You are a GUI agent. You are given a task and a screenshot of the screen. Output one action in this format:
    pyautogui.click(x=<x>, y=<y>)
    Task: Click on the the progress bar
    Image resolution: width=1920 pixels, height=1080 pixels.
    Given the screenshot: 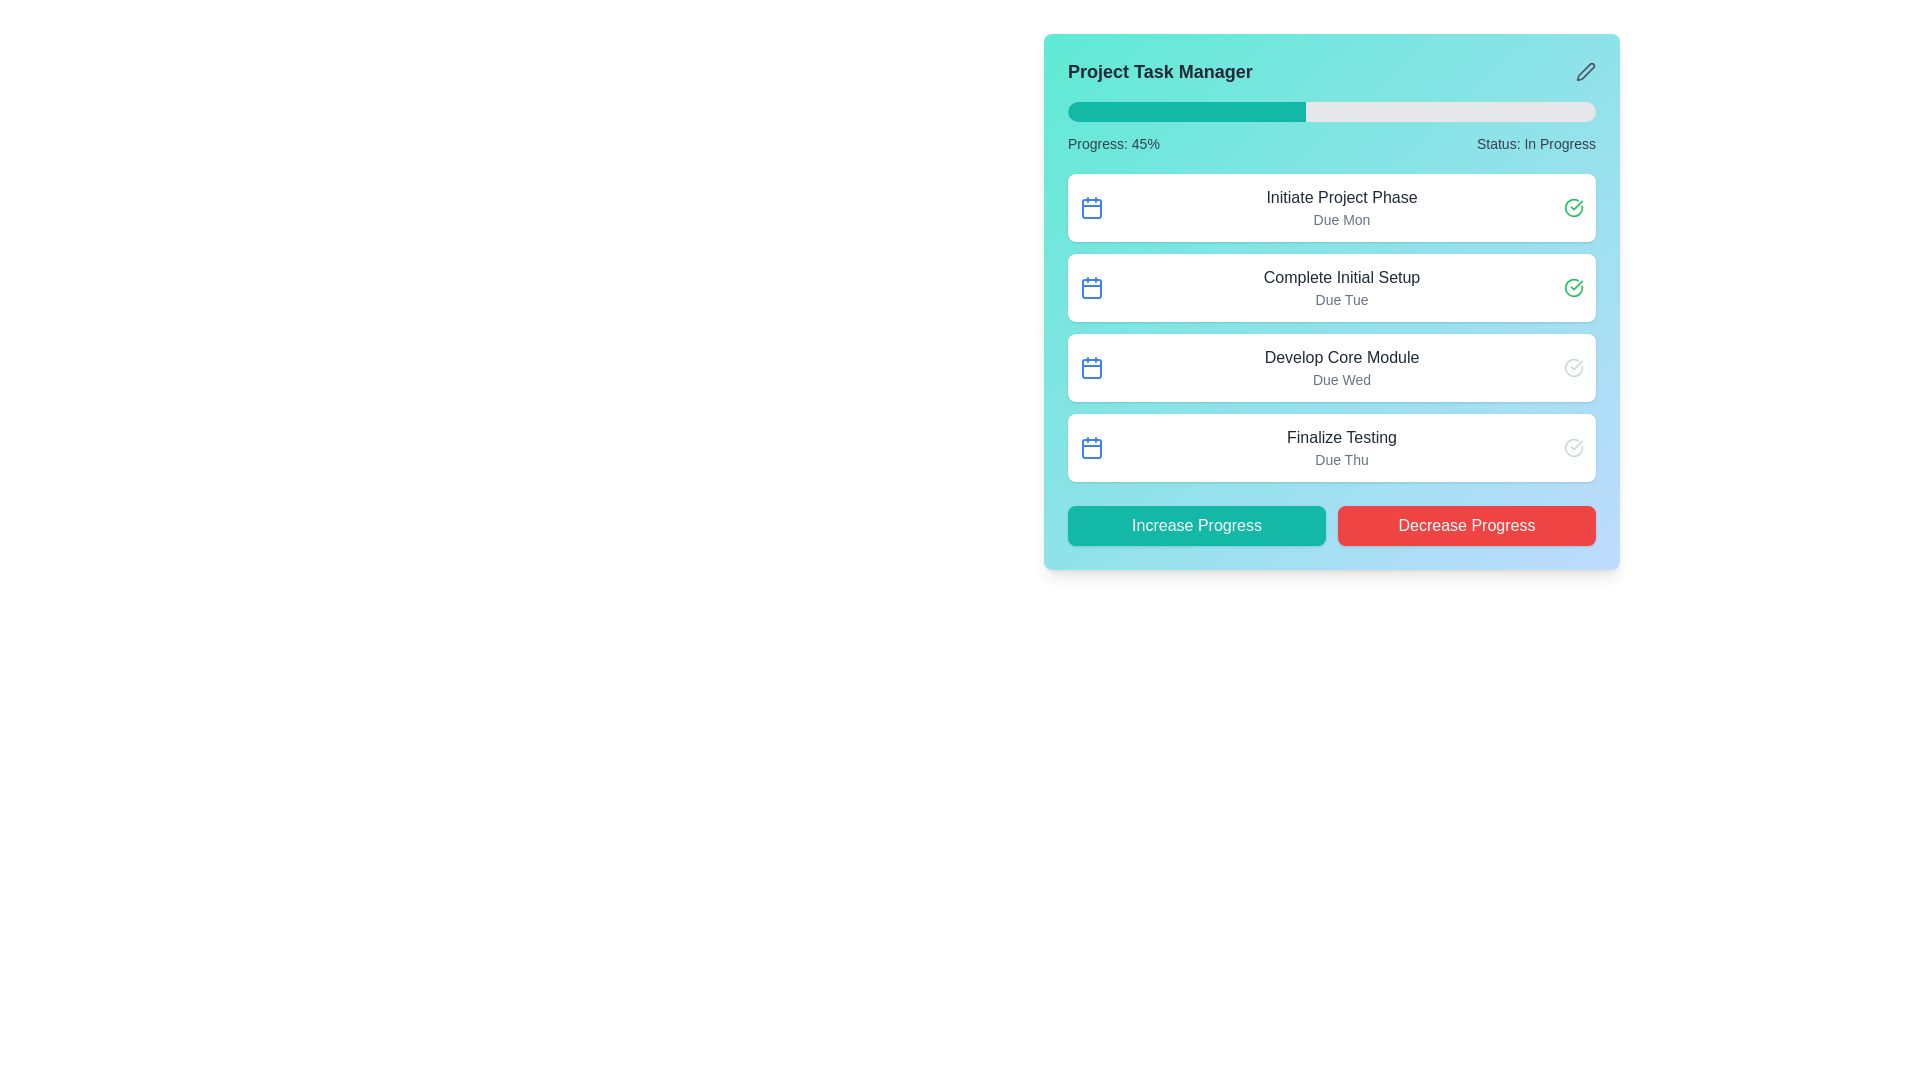 What is the action you would take?
    pyautogui.click(x=1179, y=111)
    